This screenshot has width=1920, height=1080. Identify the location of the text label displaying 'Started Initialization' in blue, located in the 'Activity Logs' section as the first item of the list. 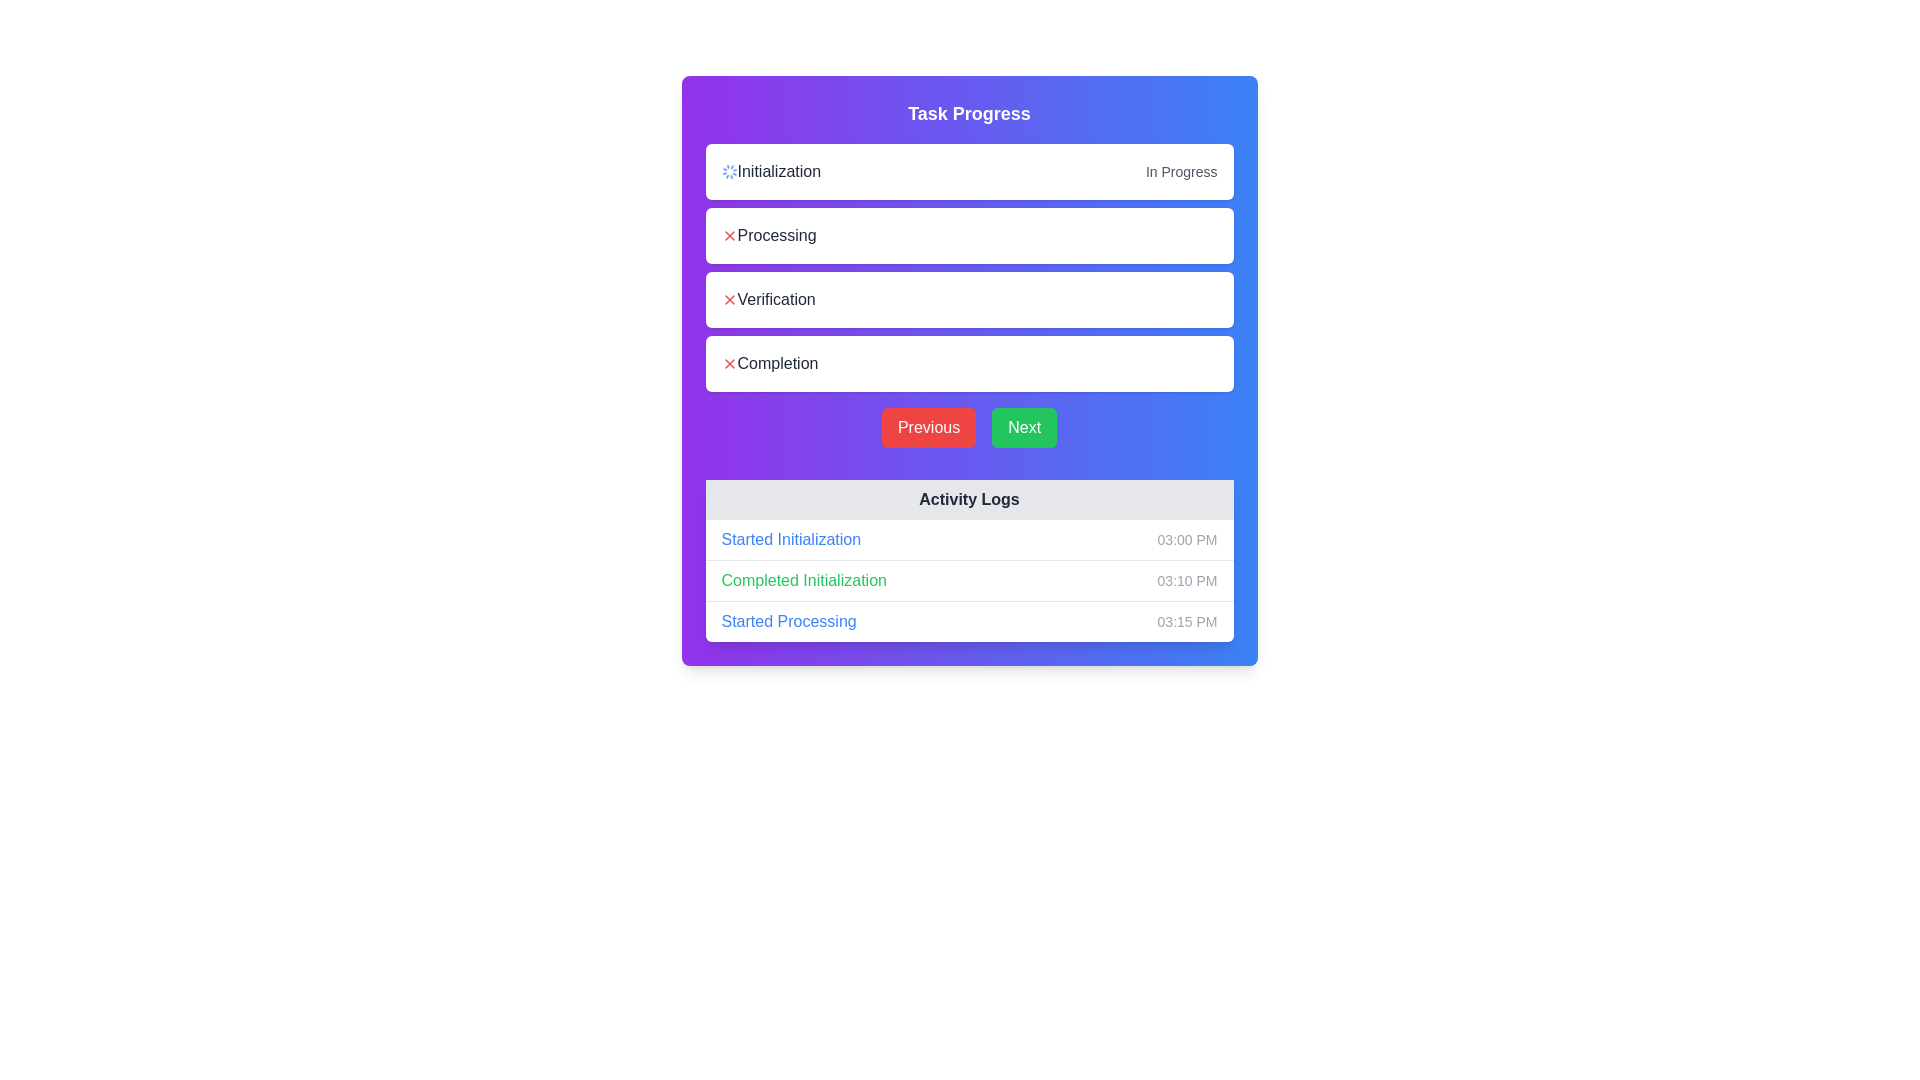
(790, 540).